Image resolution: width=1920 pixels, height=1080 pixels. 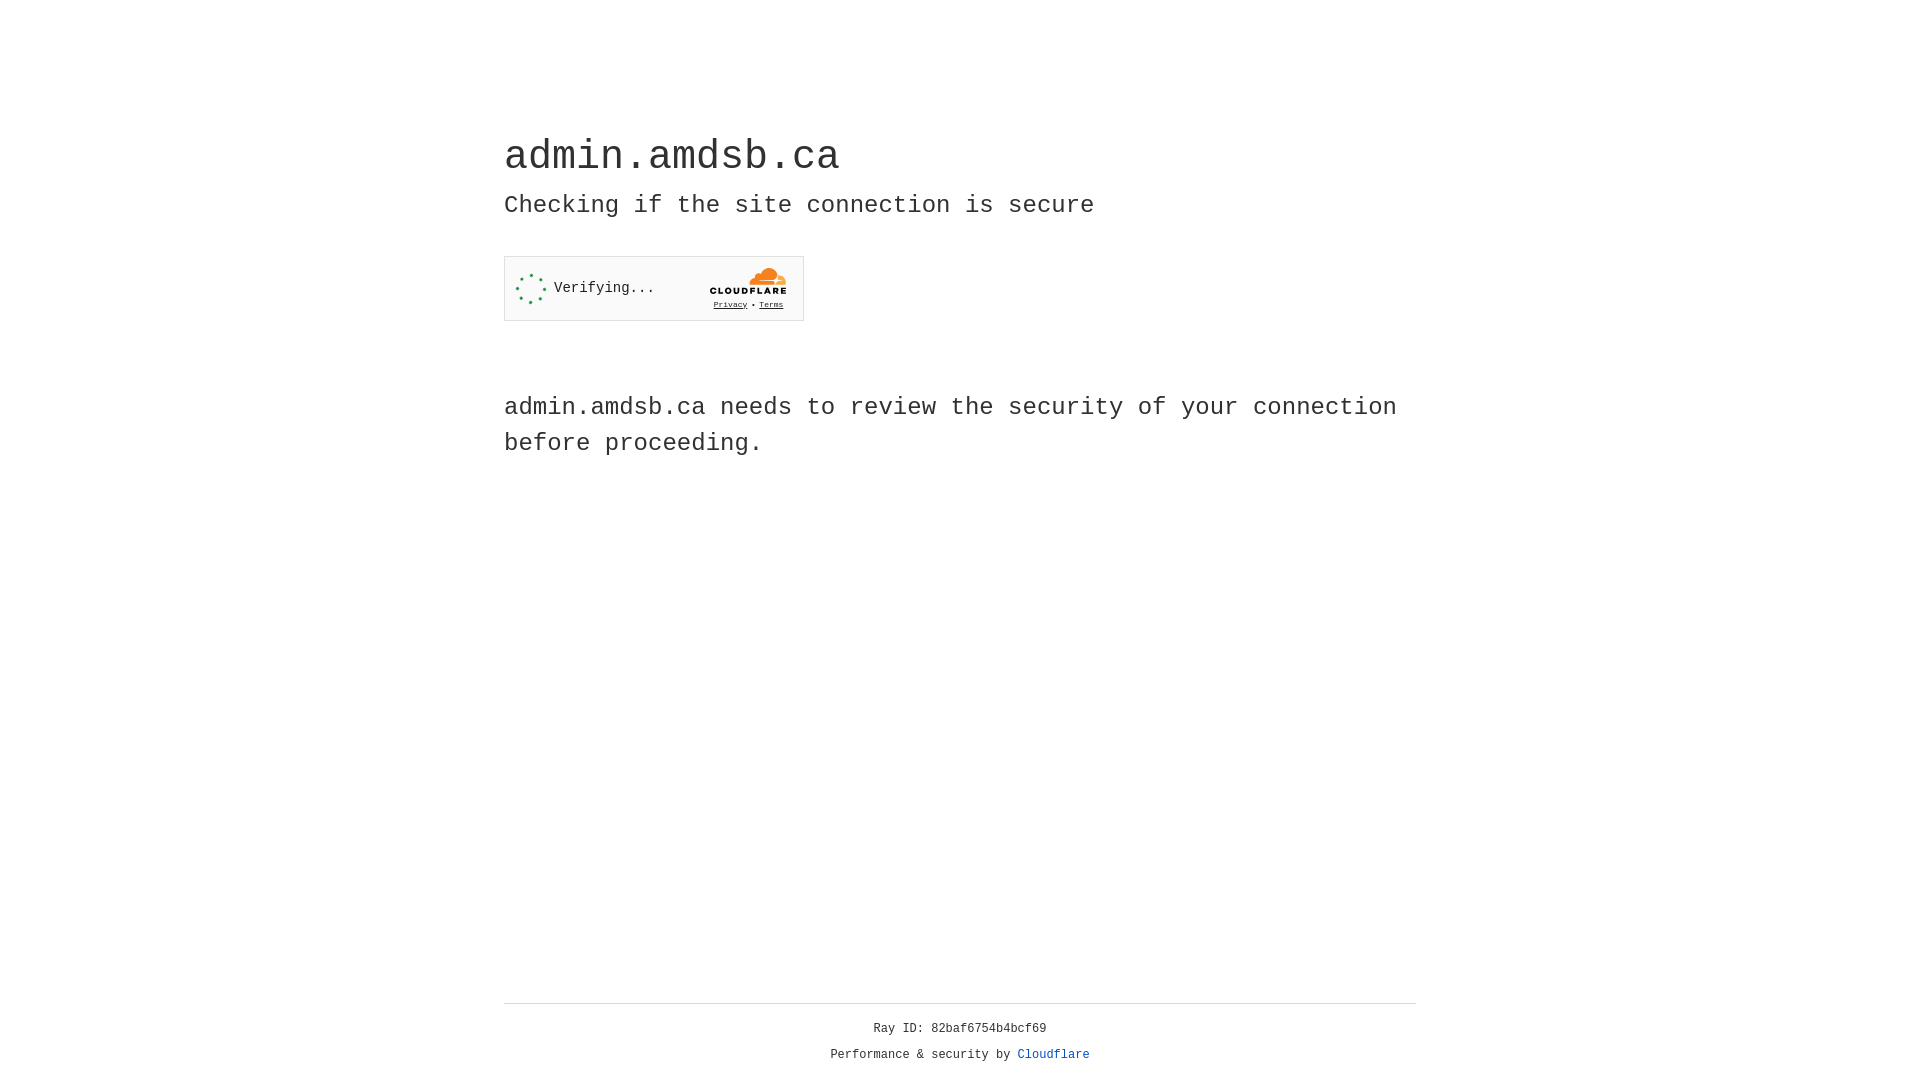 What do you see at coordinates (1053, 1054) in the screenshot?
I see `'Cloudflare'` at bounding box center [1053, 1054].